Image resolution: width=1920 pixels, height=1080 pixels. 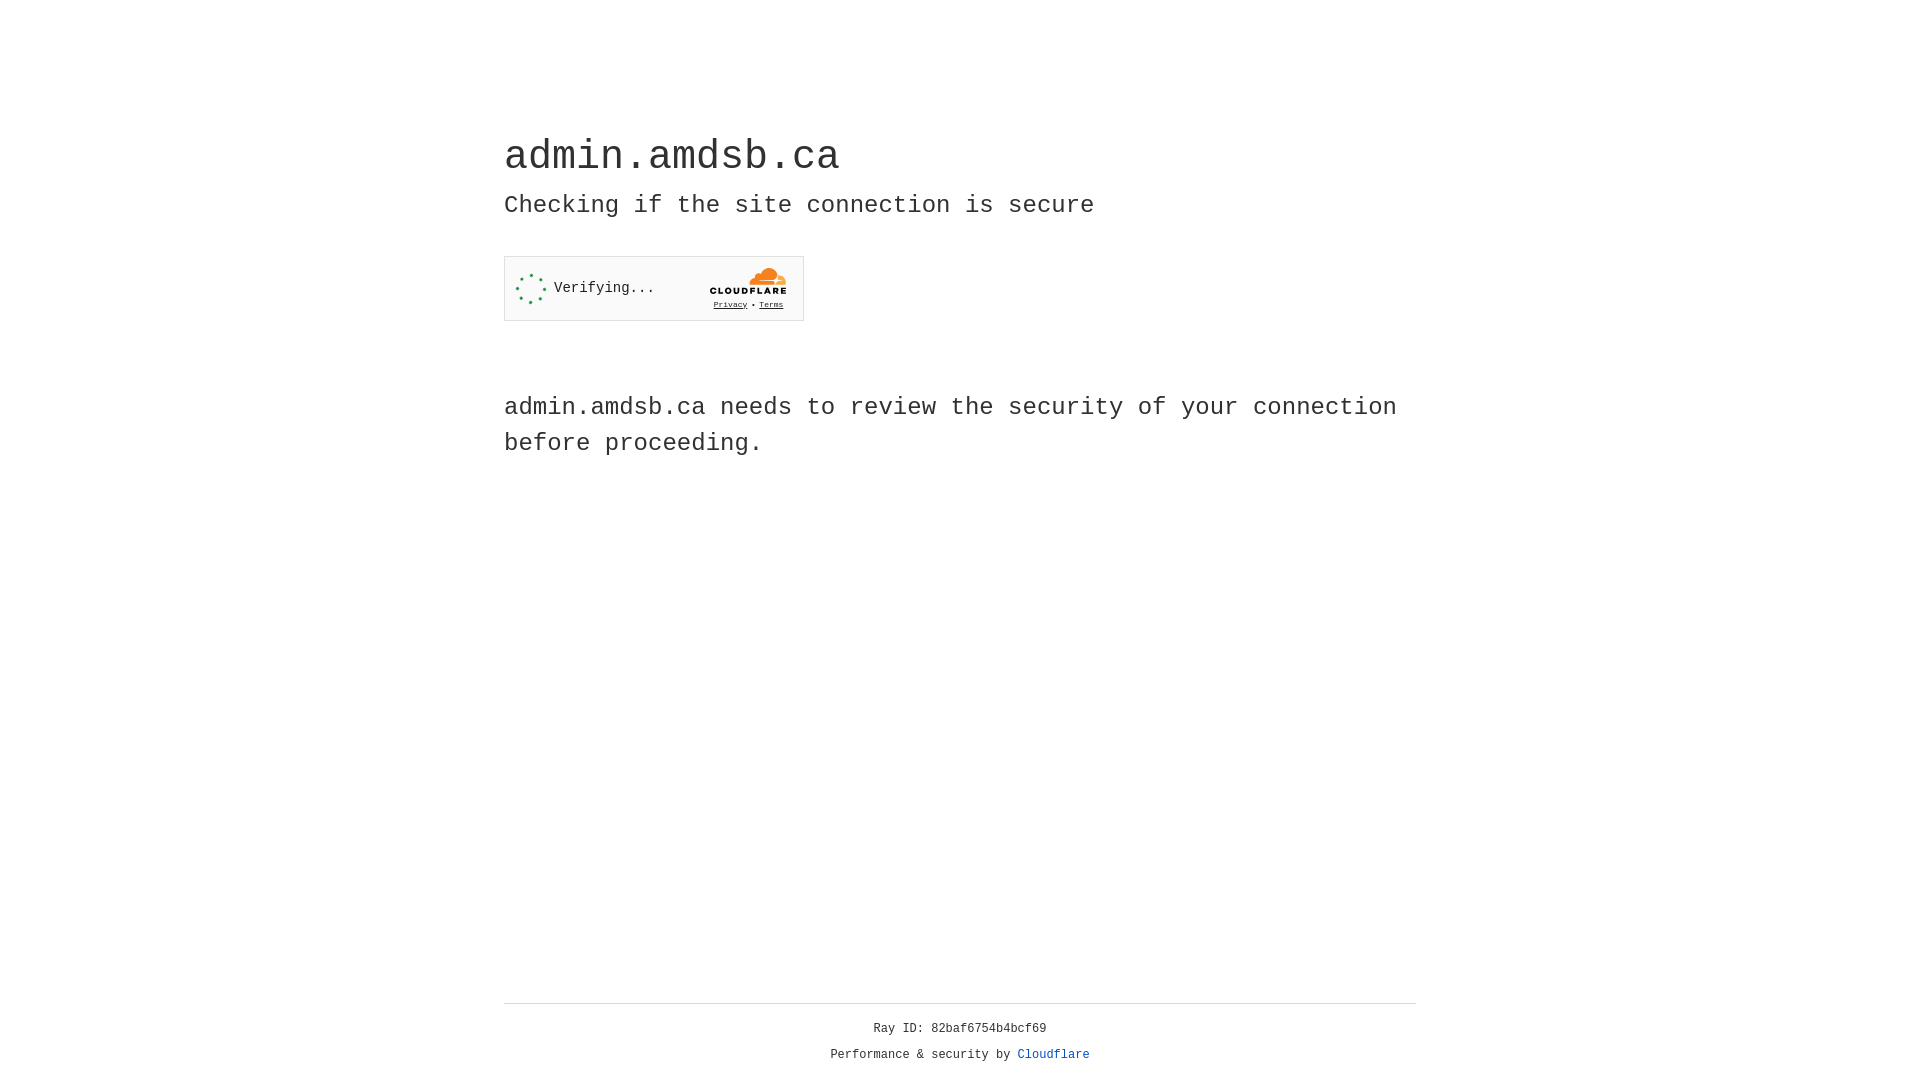 What do you see at coordinates (1053, 1054) in the screenshot?
I see `'Cloudflare'` at bounding box center [1053, 1054].